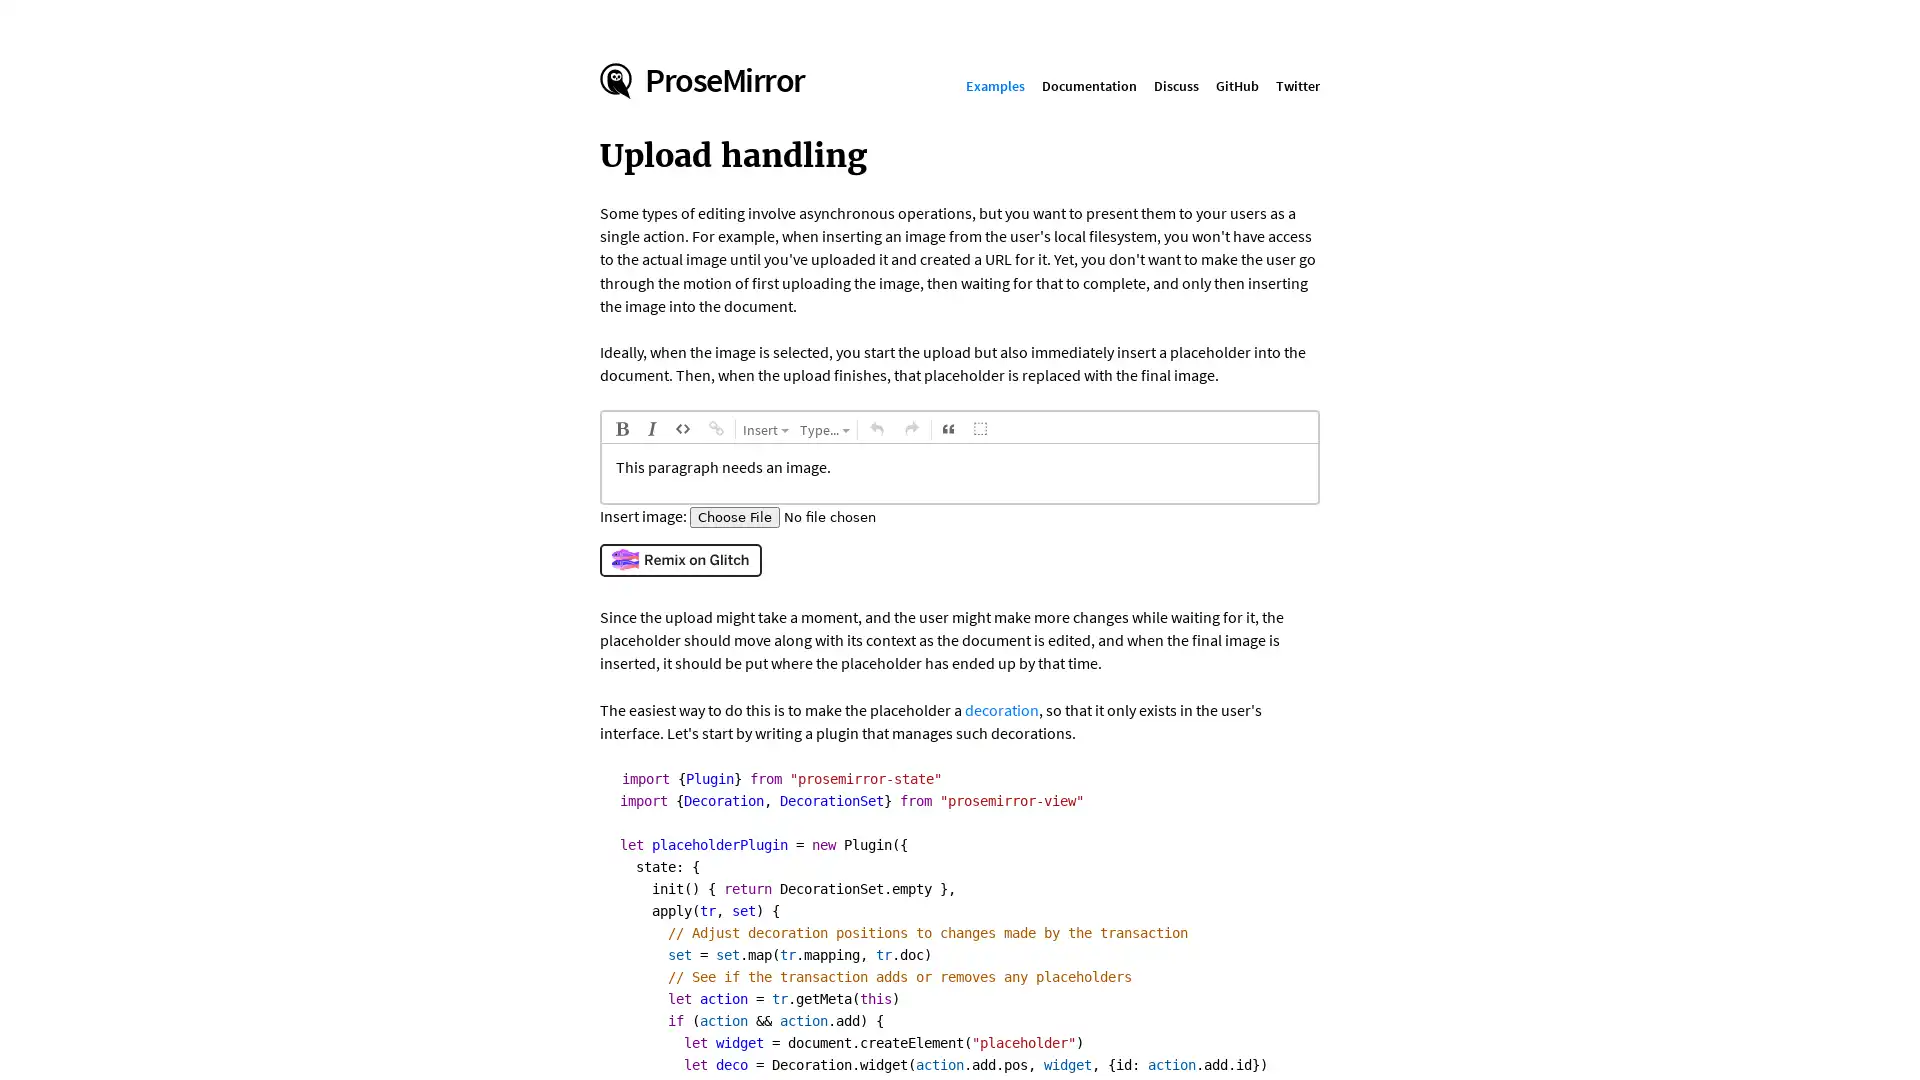  I want to click on Choose File, so click(733, 515).